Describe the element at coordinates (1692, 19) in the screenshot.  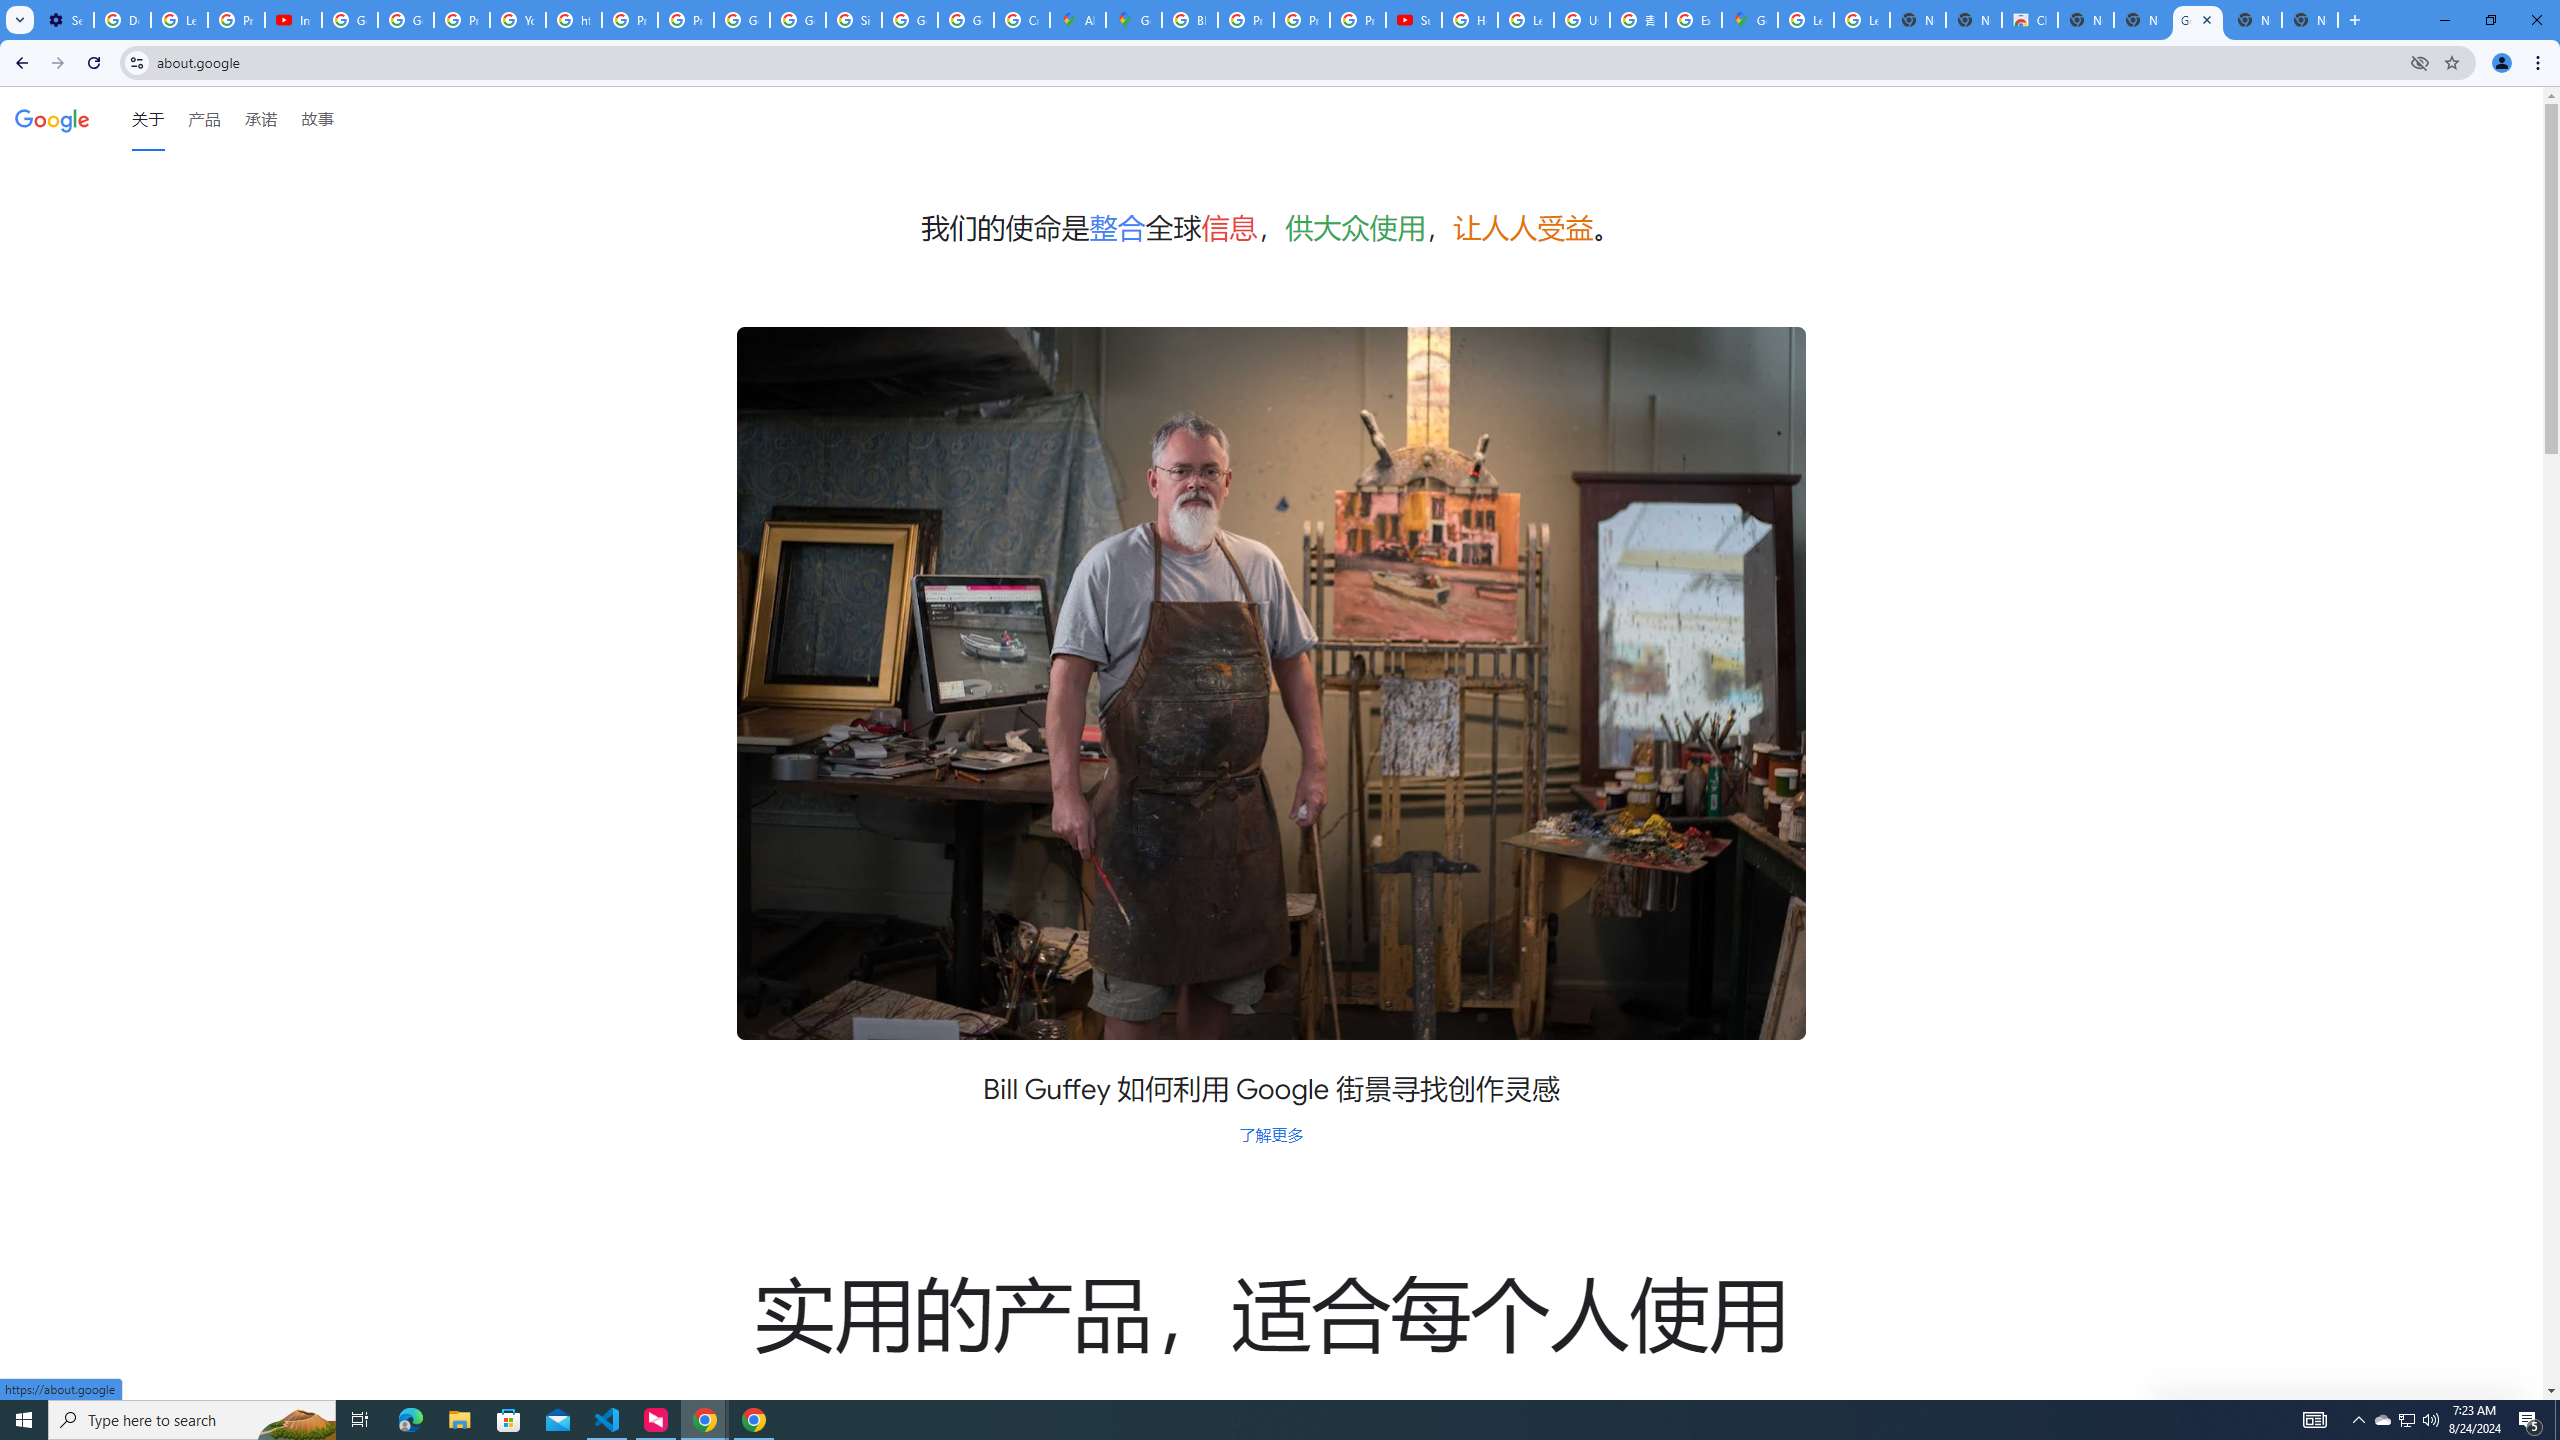
I see `'Explore new street-level details - Google Maps Help'` at that location.